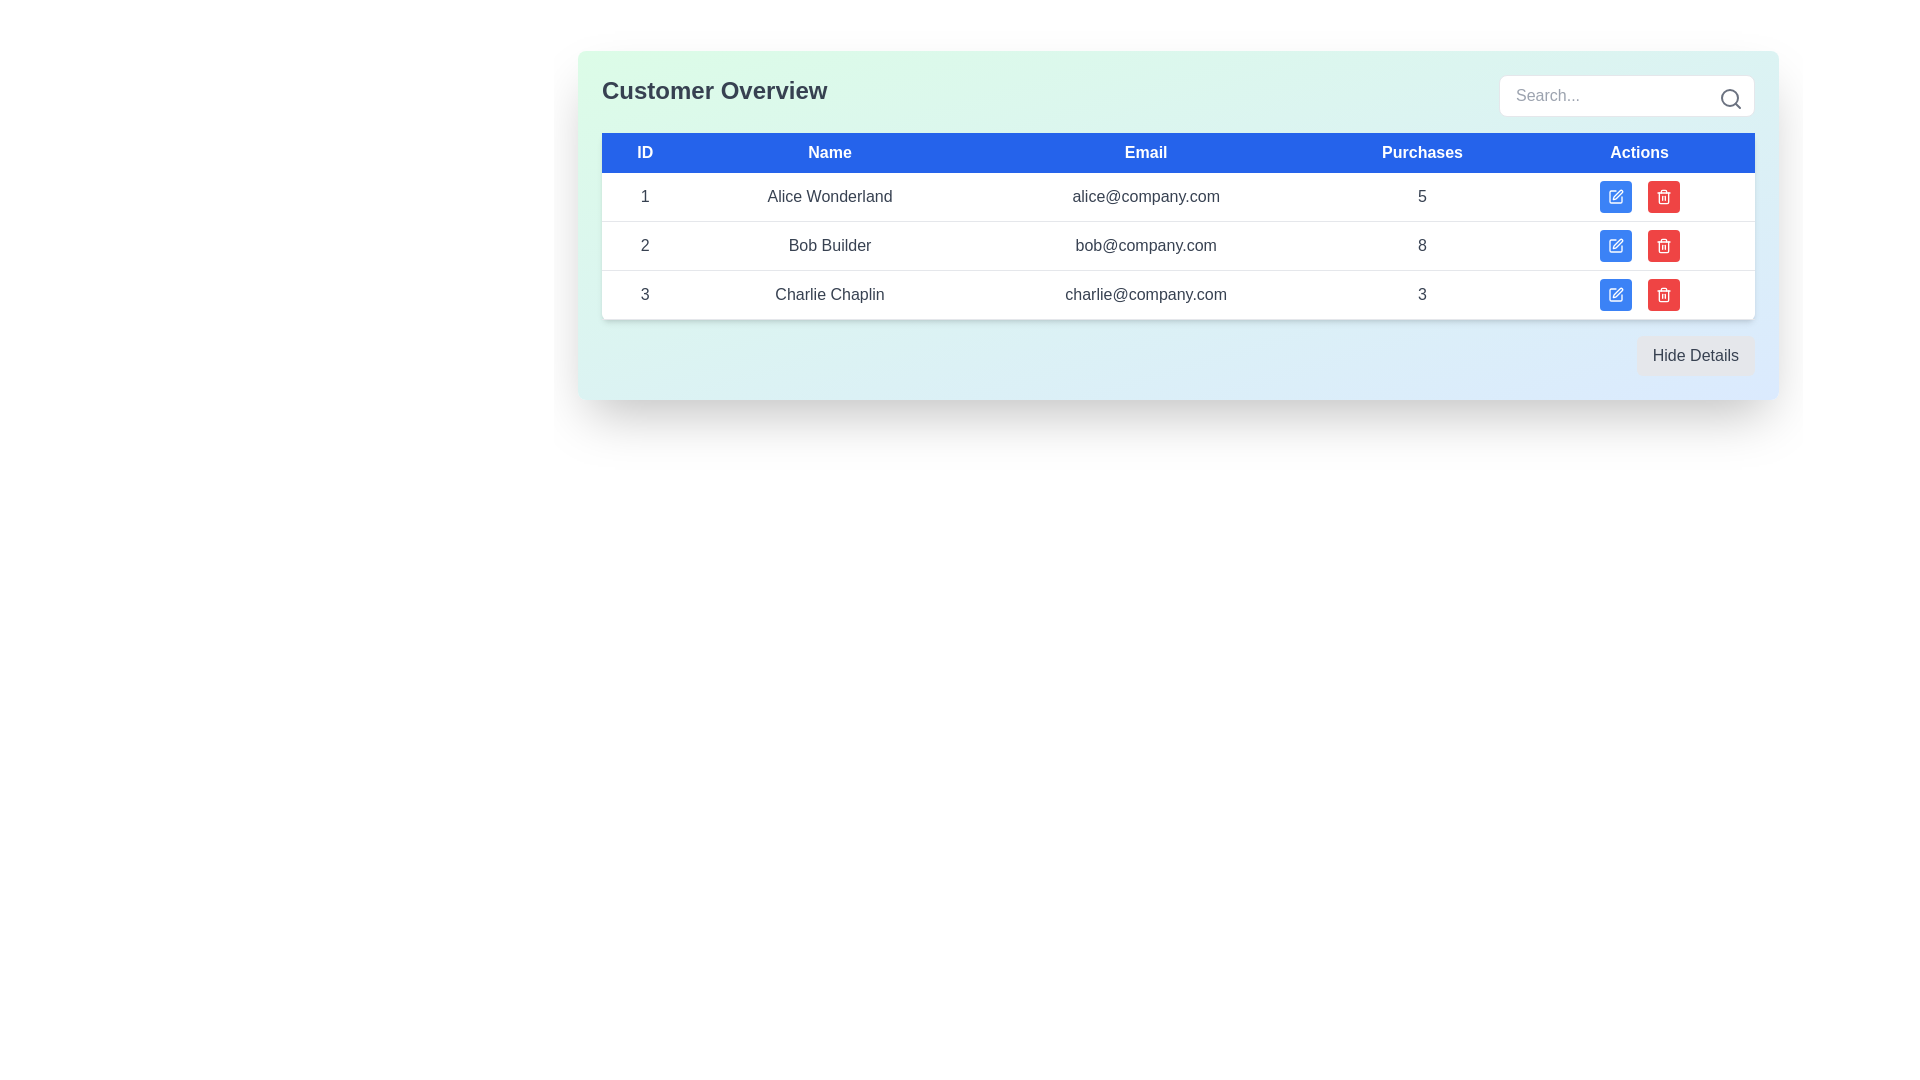 This screenshot has height=1080, width=1920. What do you see at coordinates (1178, 197) in the screenshot?
I see `the individual cells or action buttons within the first row of the data table, which displays information about a single entity including ID, name, email, and purchases` at bounding box center [1178, 197].